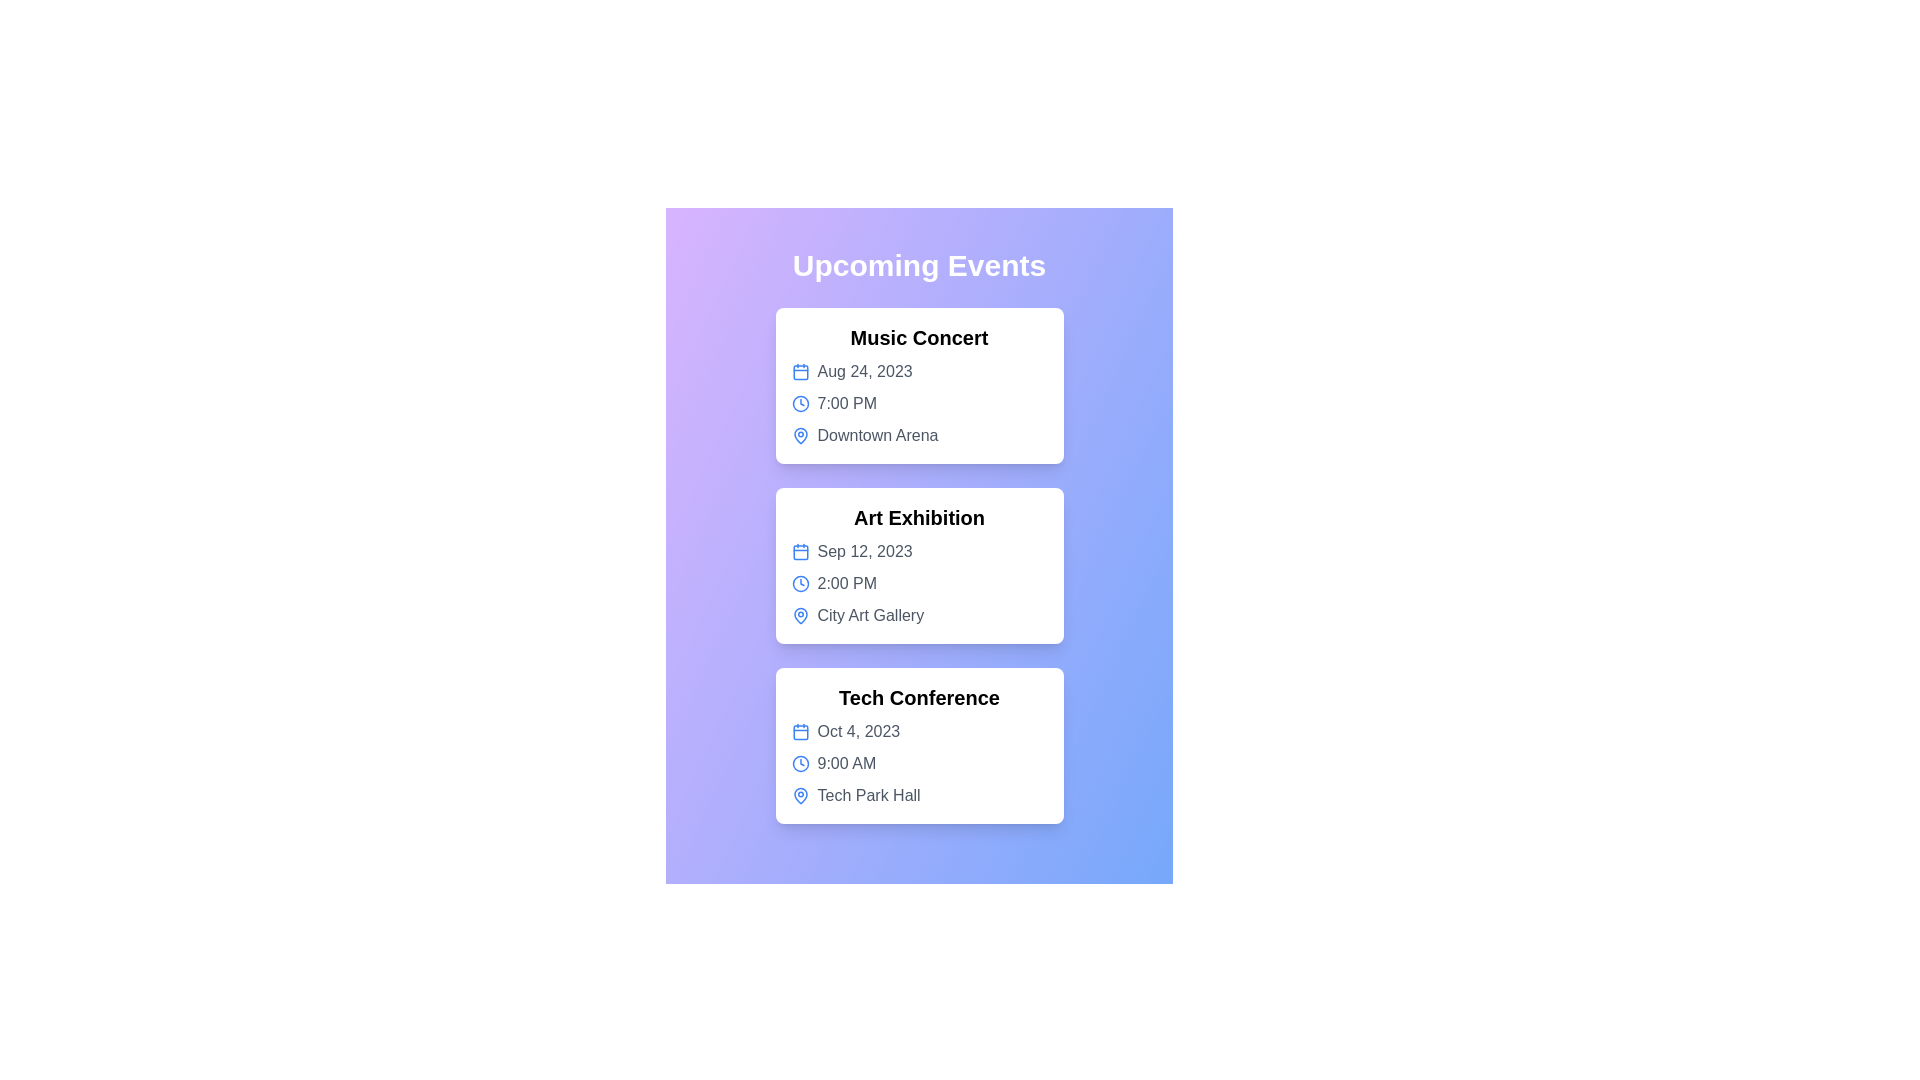 This screenshot has height=1080, width=1920. Describe the element at coordinates (800, 615) in the screenshot. I see `the blue outline map pin icon adjacent to 'Downtown Arena'` at that location.